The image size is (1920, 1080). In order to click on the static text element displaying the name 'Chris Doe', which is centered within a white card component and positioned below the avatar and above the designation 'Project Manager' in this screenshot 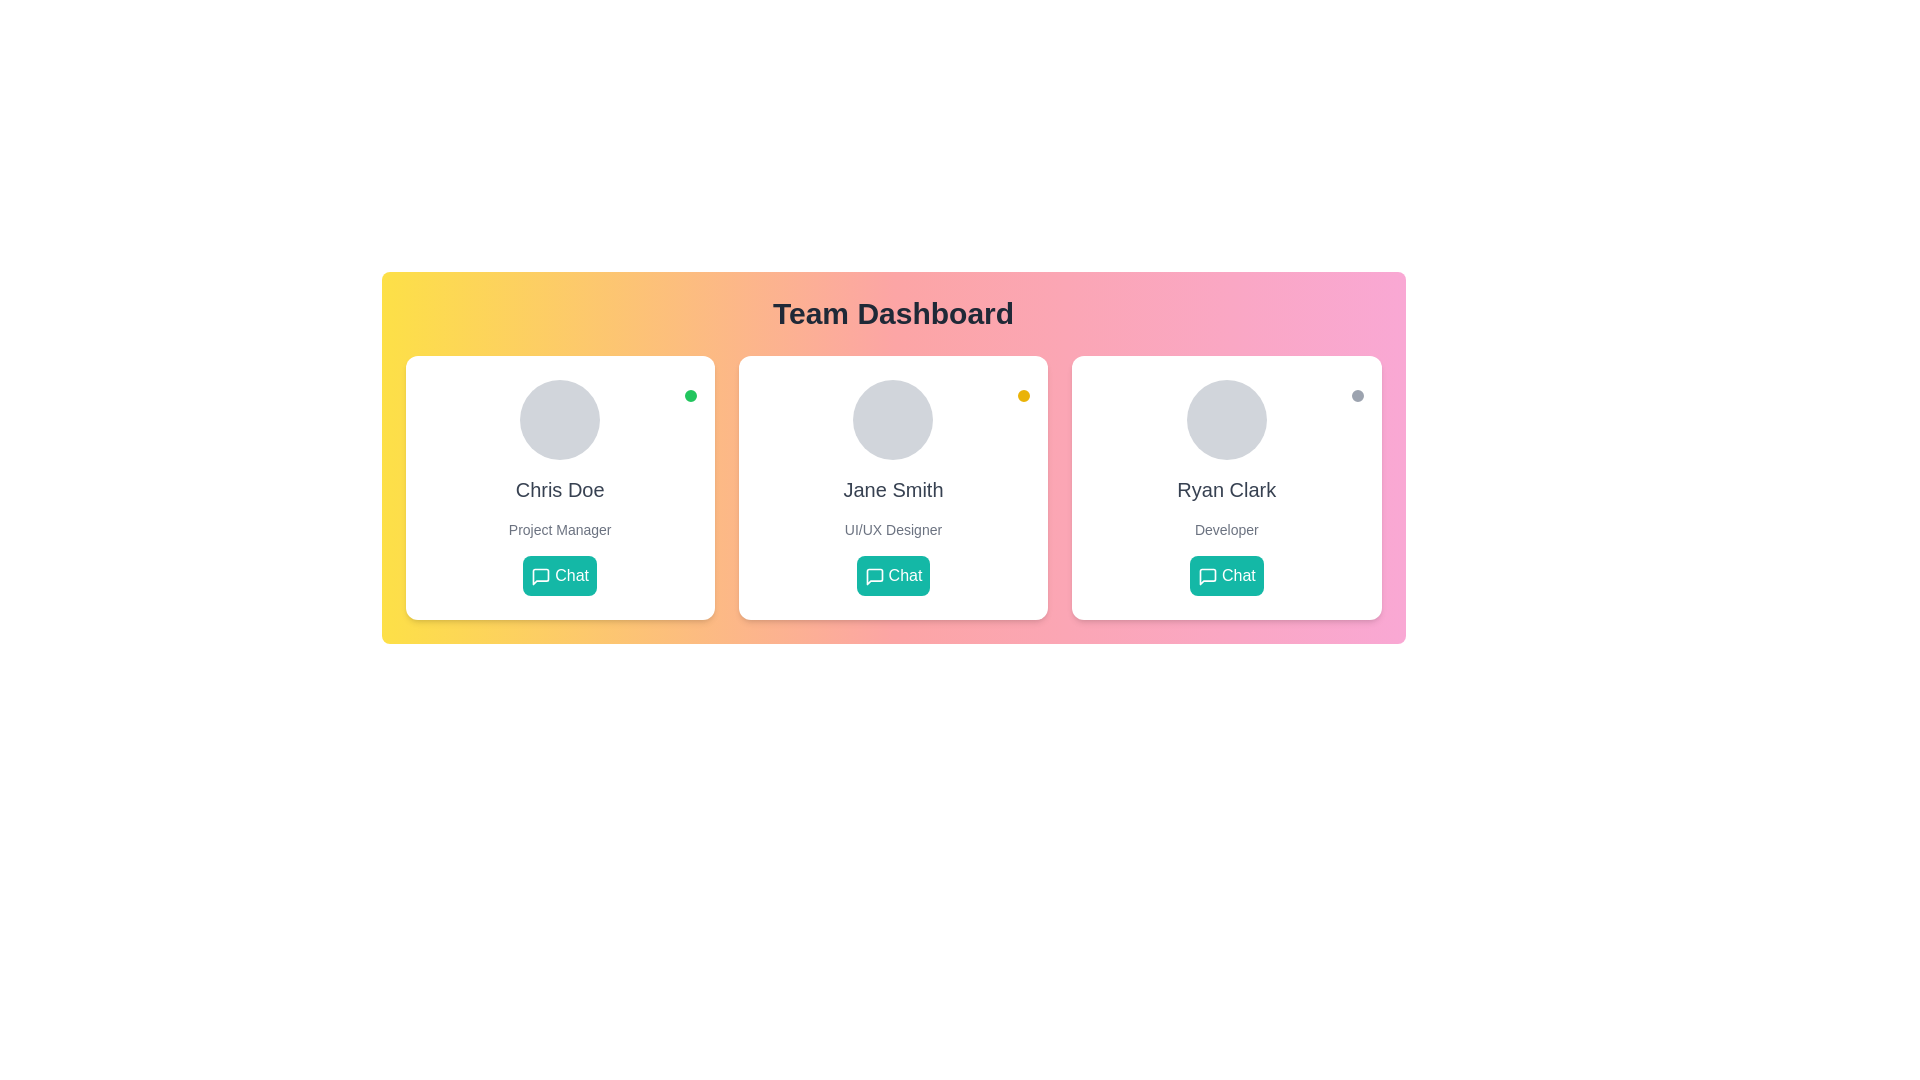, I will do `click(560, 489)`.